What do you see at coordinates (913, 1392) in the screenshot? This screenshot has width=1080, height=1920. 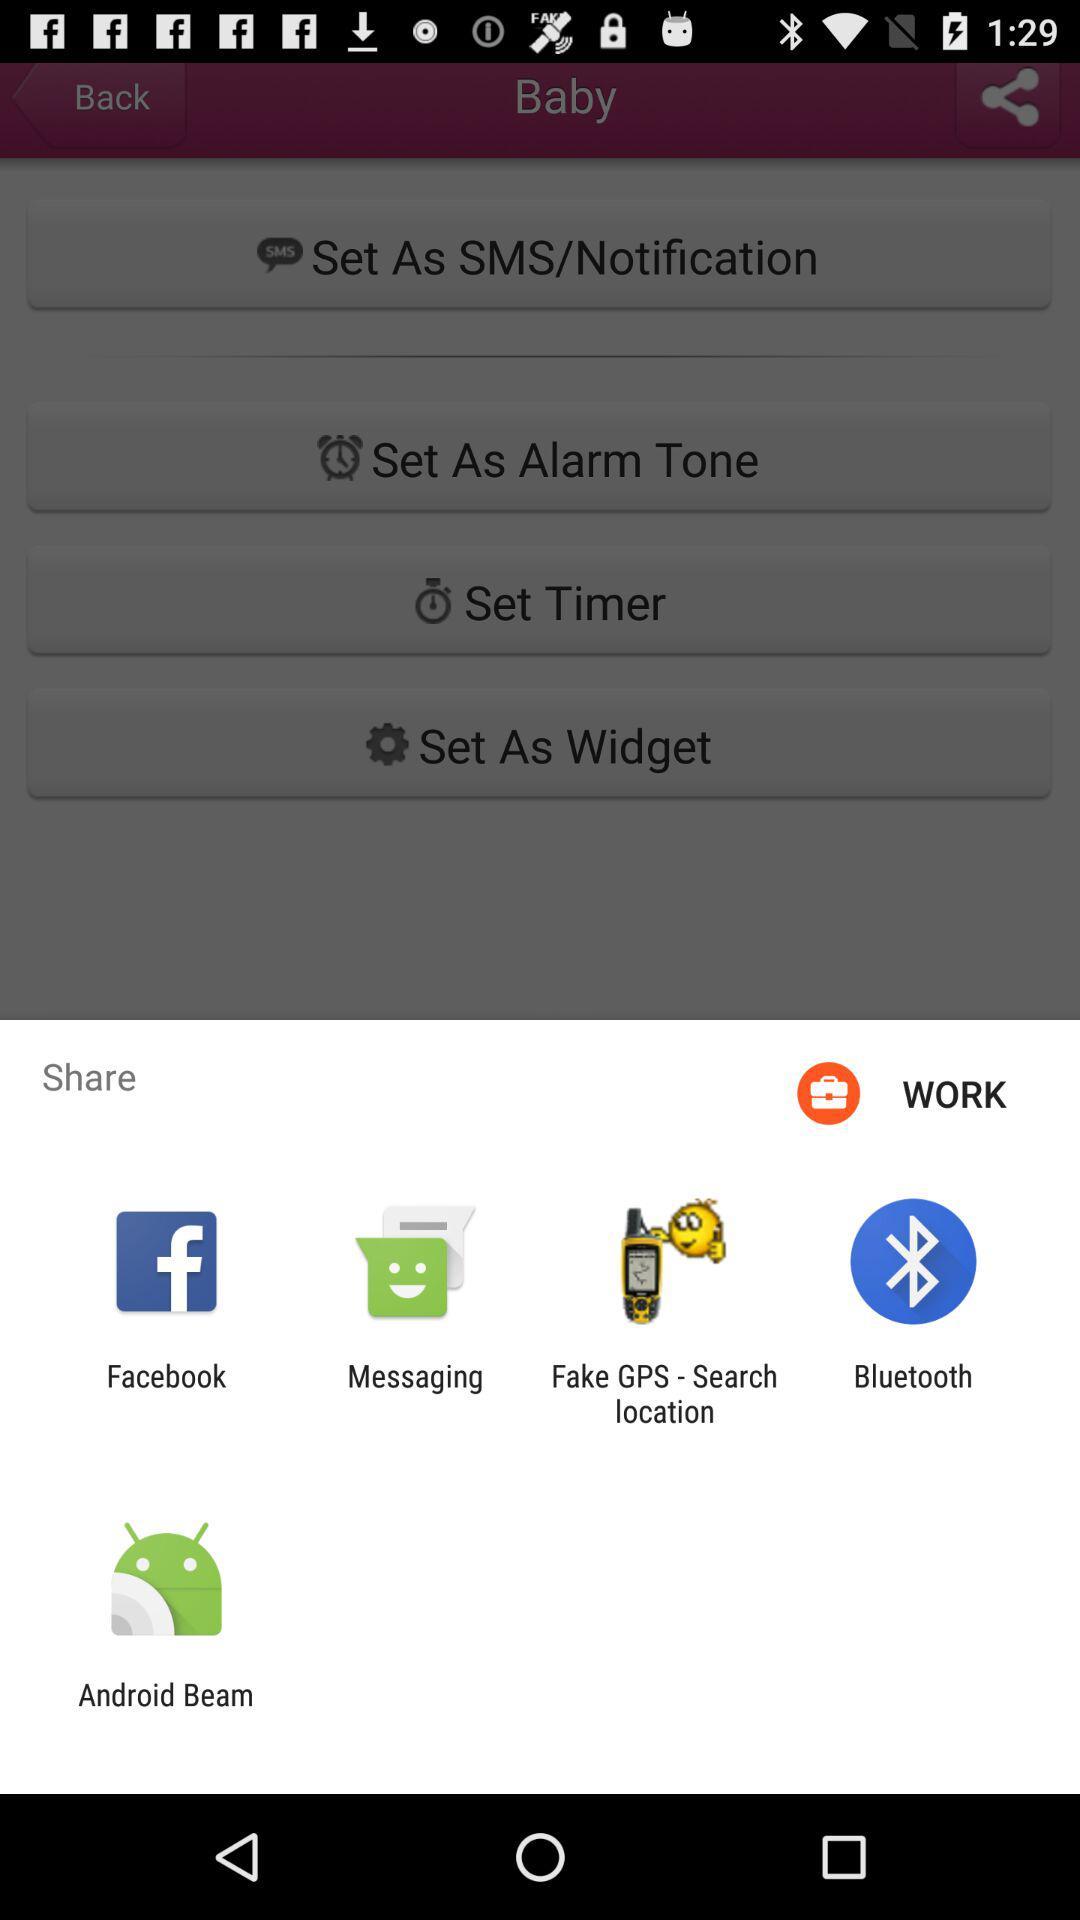 I see `the item next to fake gps search app` at bounding box center [913, 1392].